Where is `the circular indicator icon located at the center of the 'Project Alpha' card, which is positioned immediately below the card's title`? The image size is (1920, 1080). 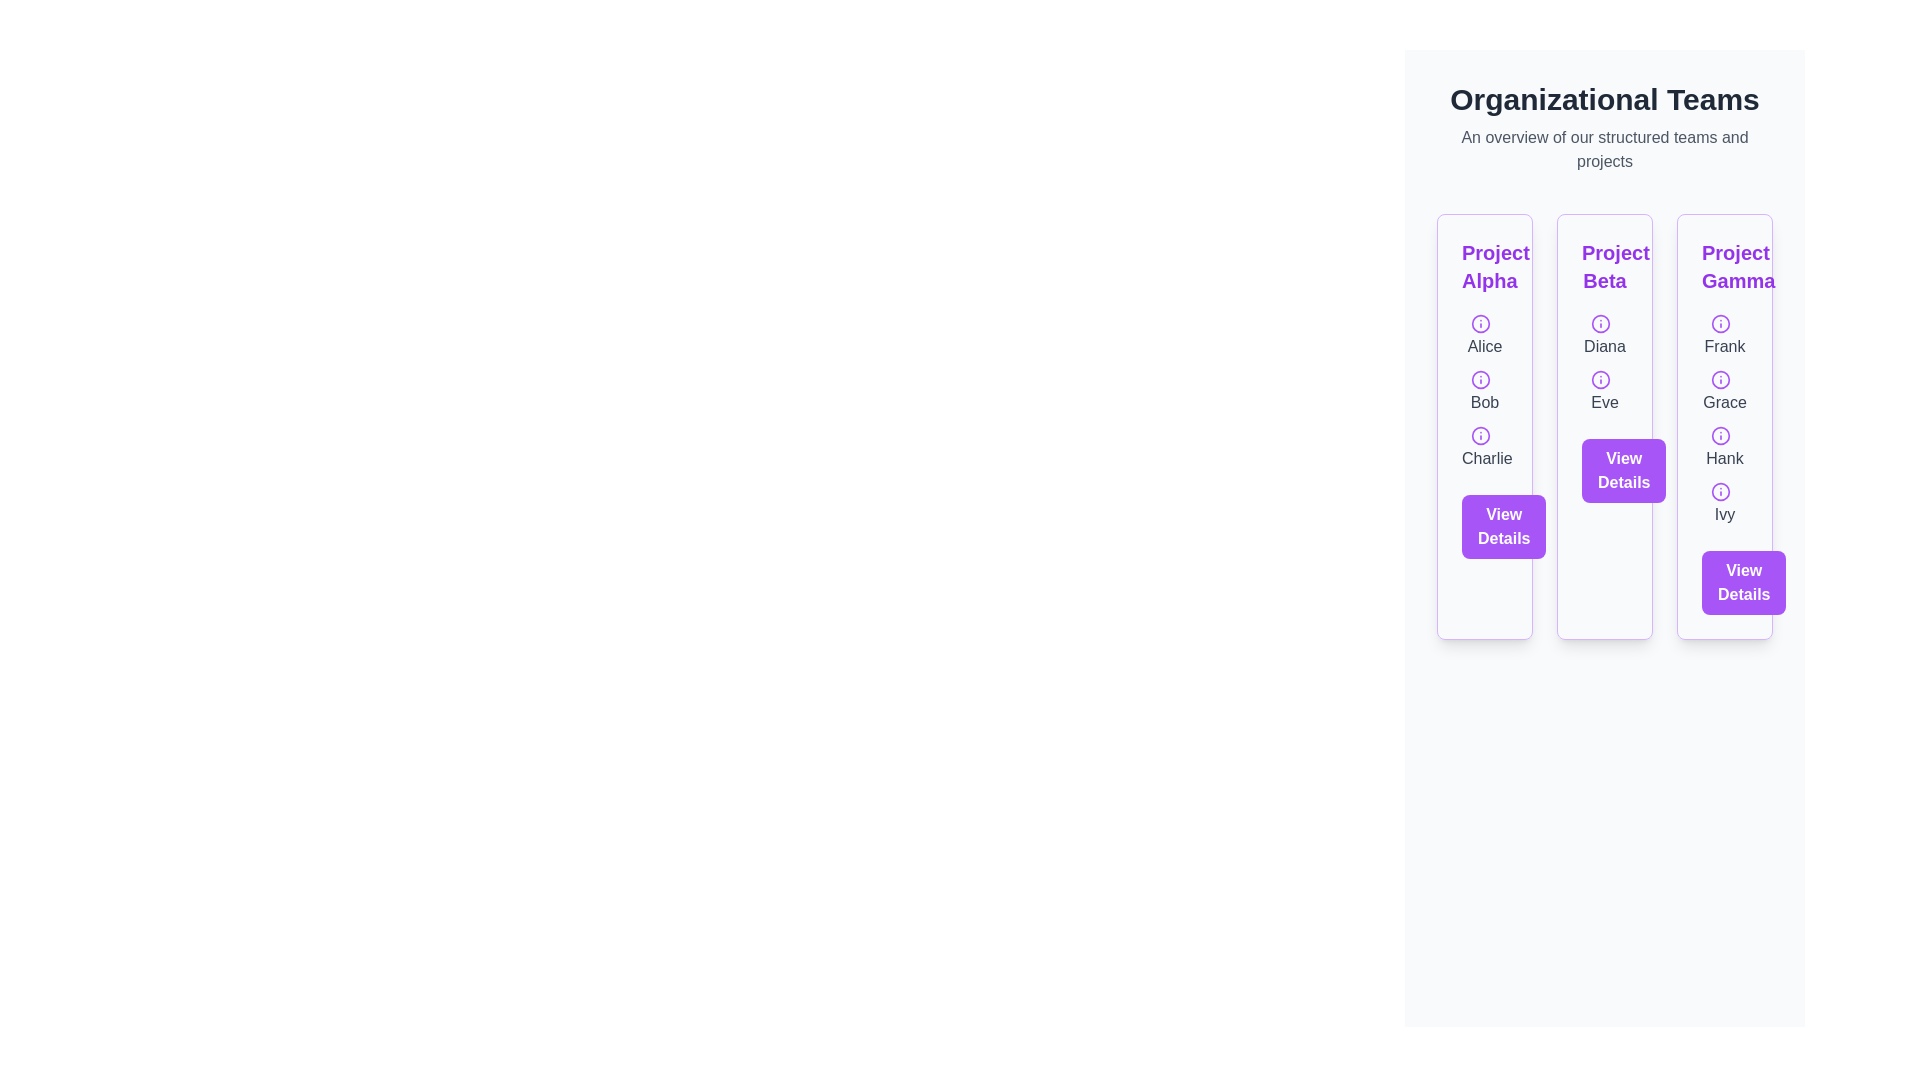
the circular indicator icon located at the center of the 'Project Alpha' card, which is positioned immediately below the card's title is located at coordinates (1481, 322).